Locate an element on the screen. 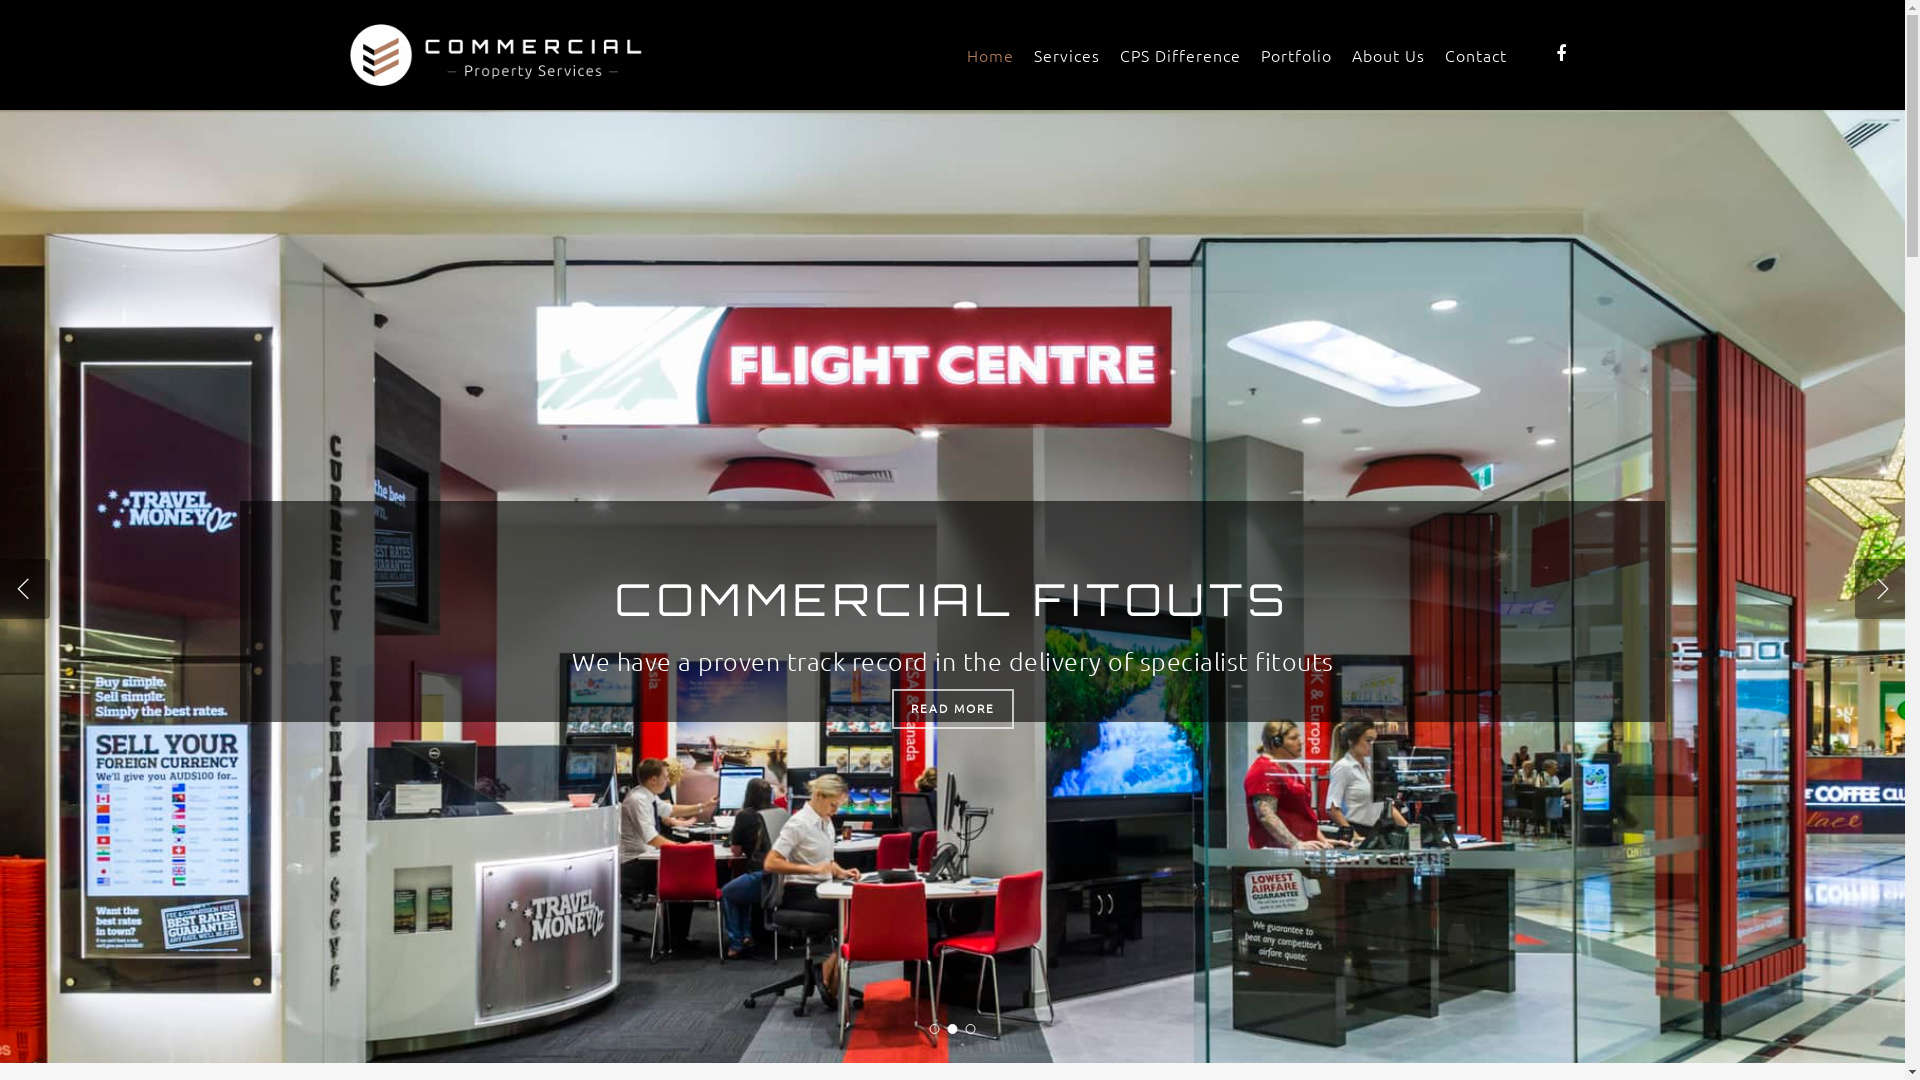  'About Us' is located at coordinates (1387, 53).